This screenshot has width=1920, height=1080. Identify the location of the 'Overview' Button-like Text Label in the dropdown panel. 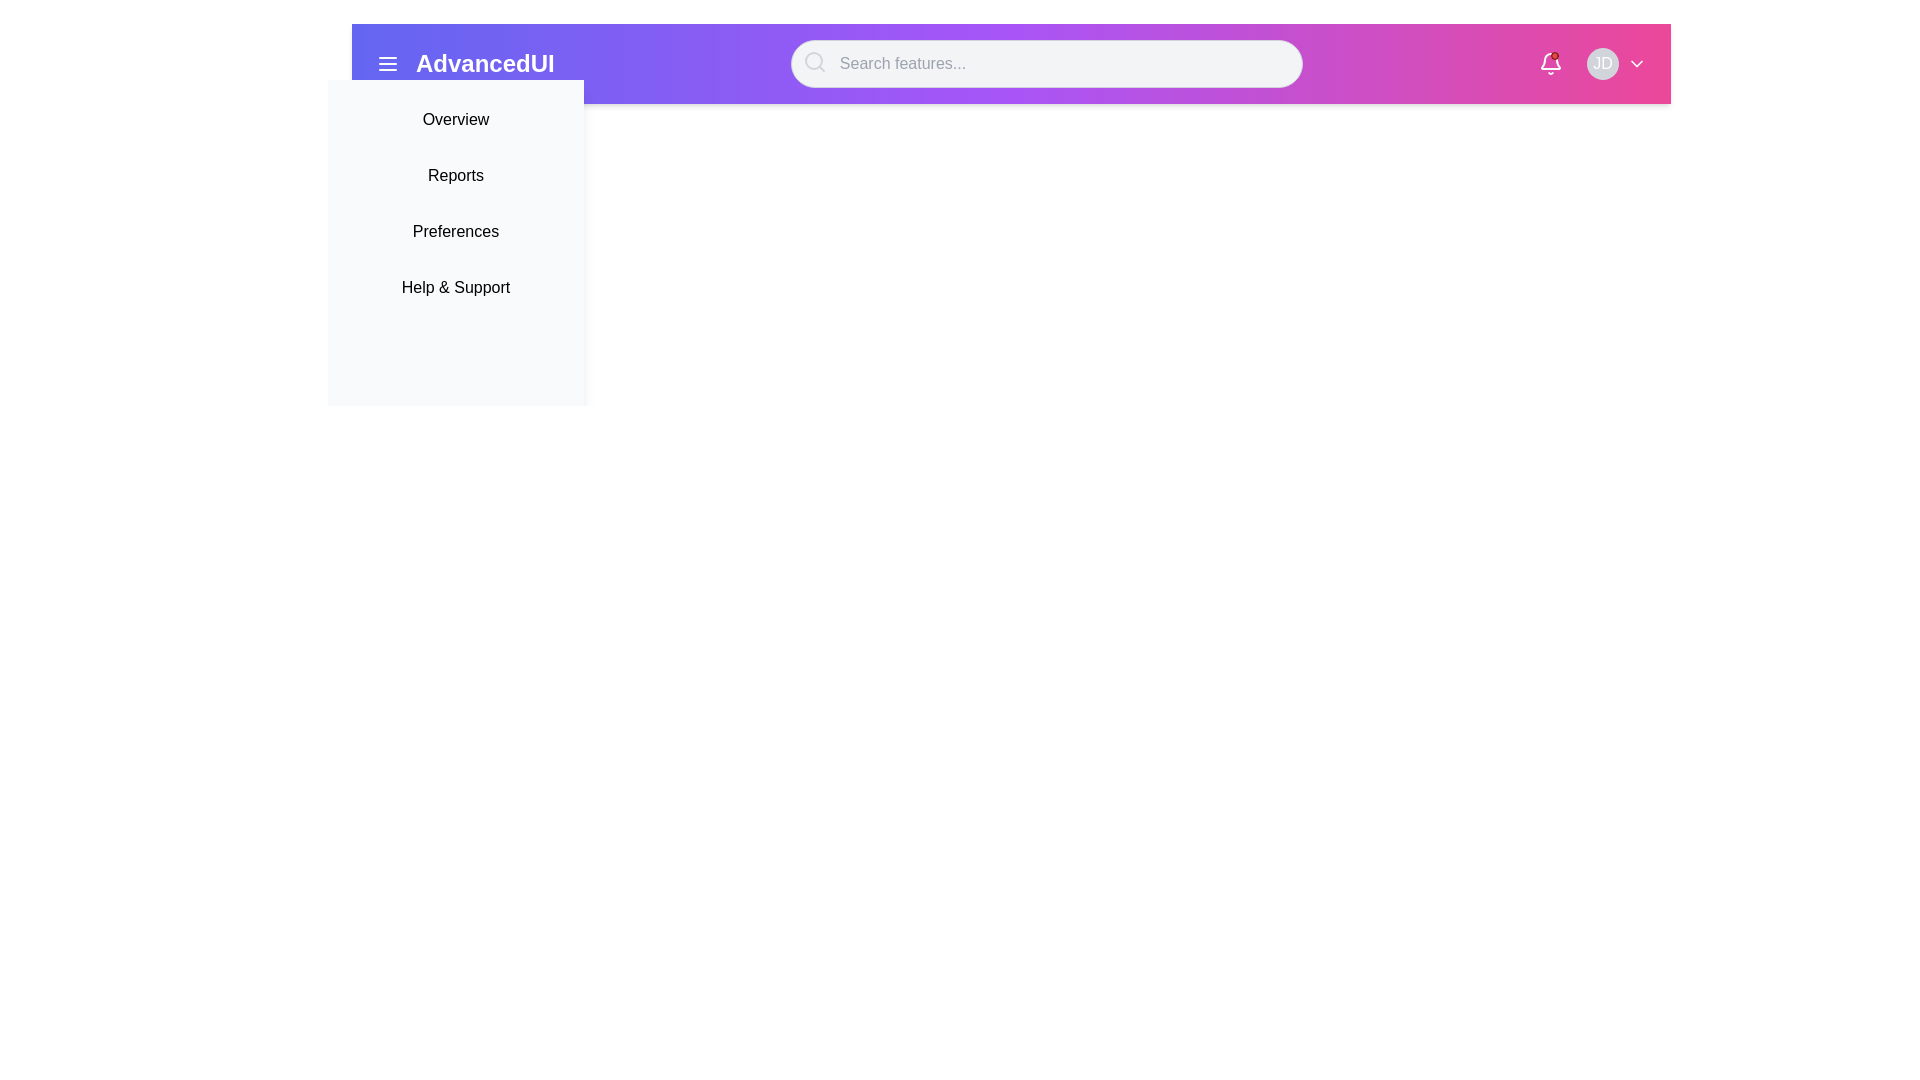
(455, 119).